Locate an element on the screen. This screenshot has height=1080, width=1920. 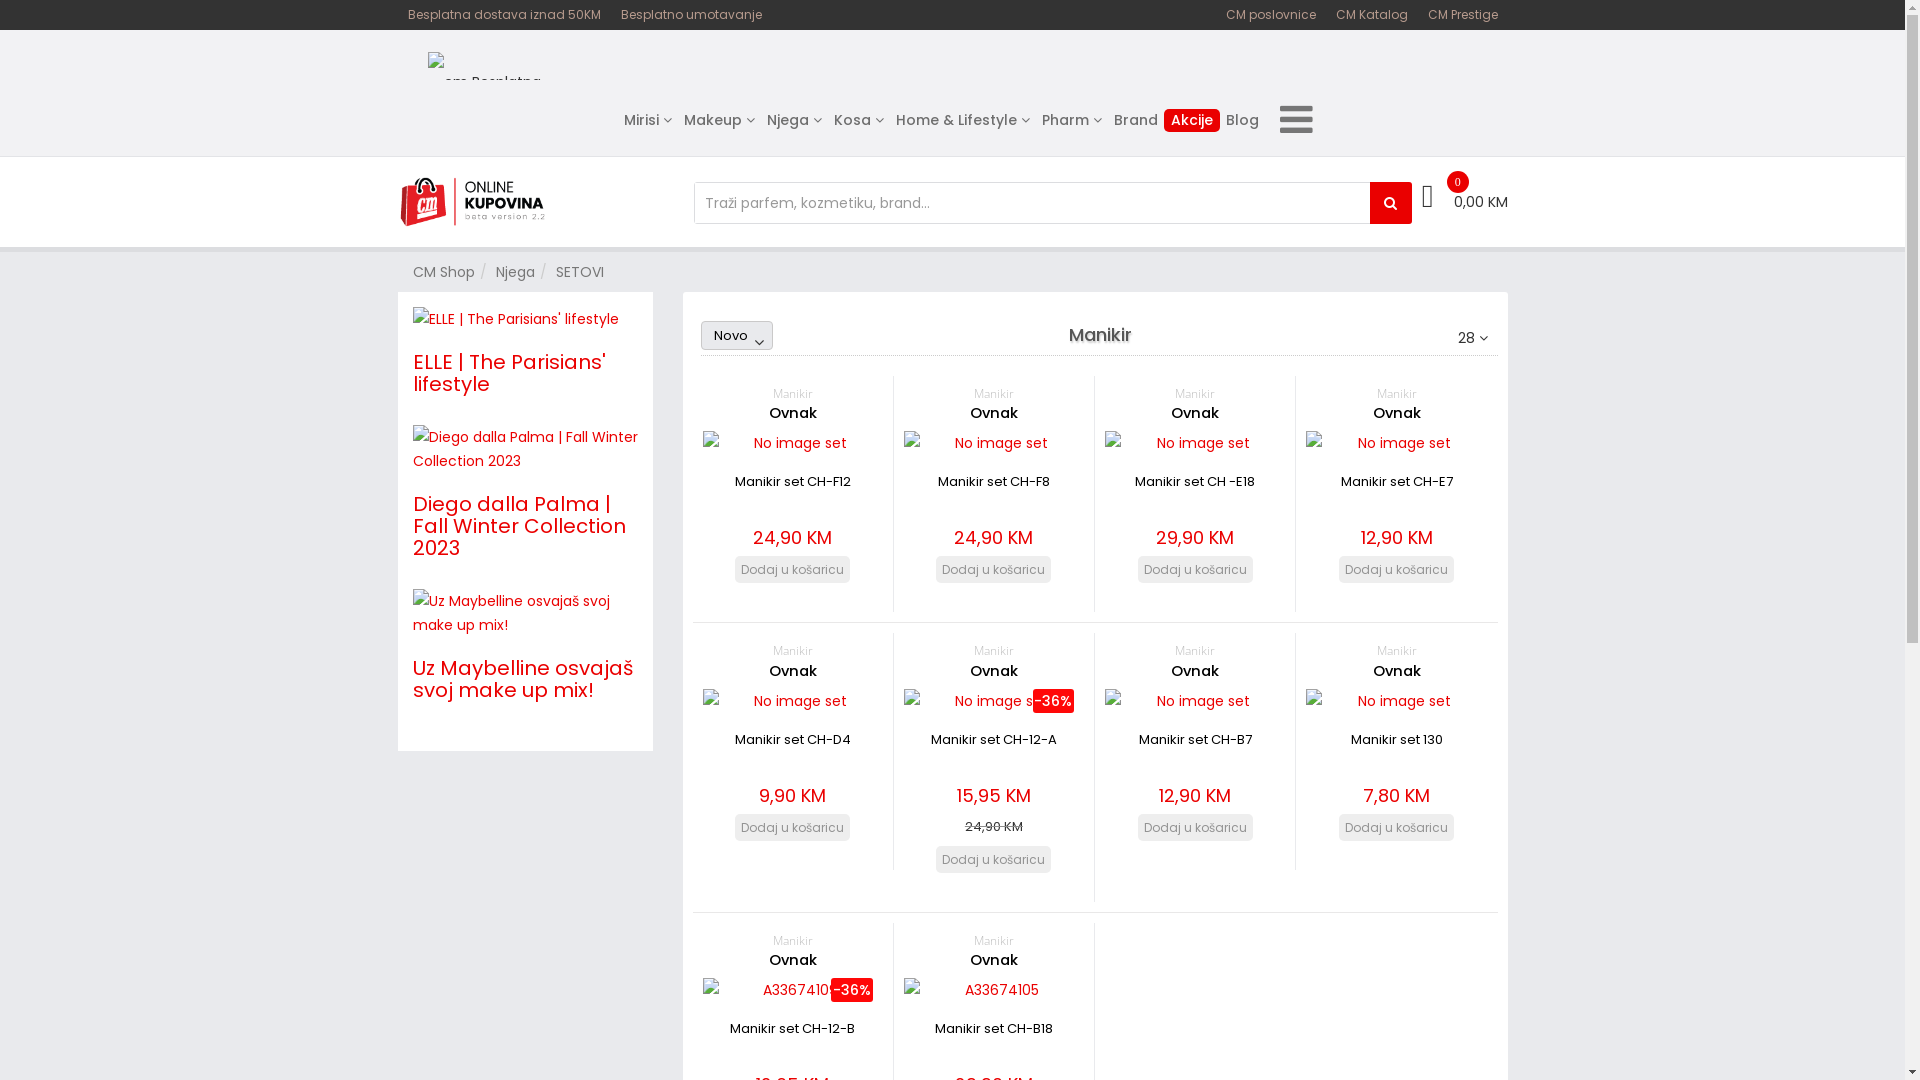
'Kosa' is located at coordinates (859, 120).